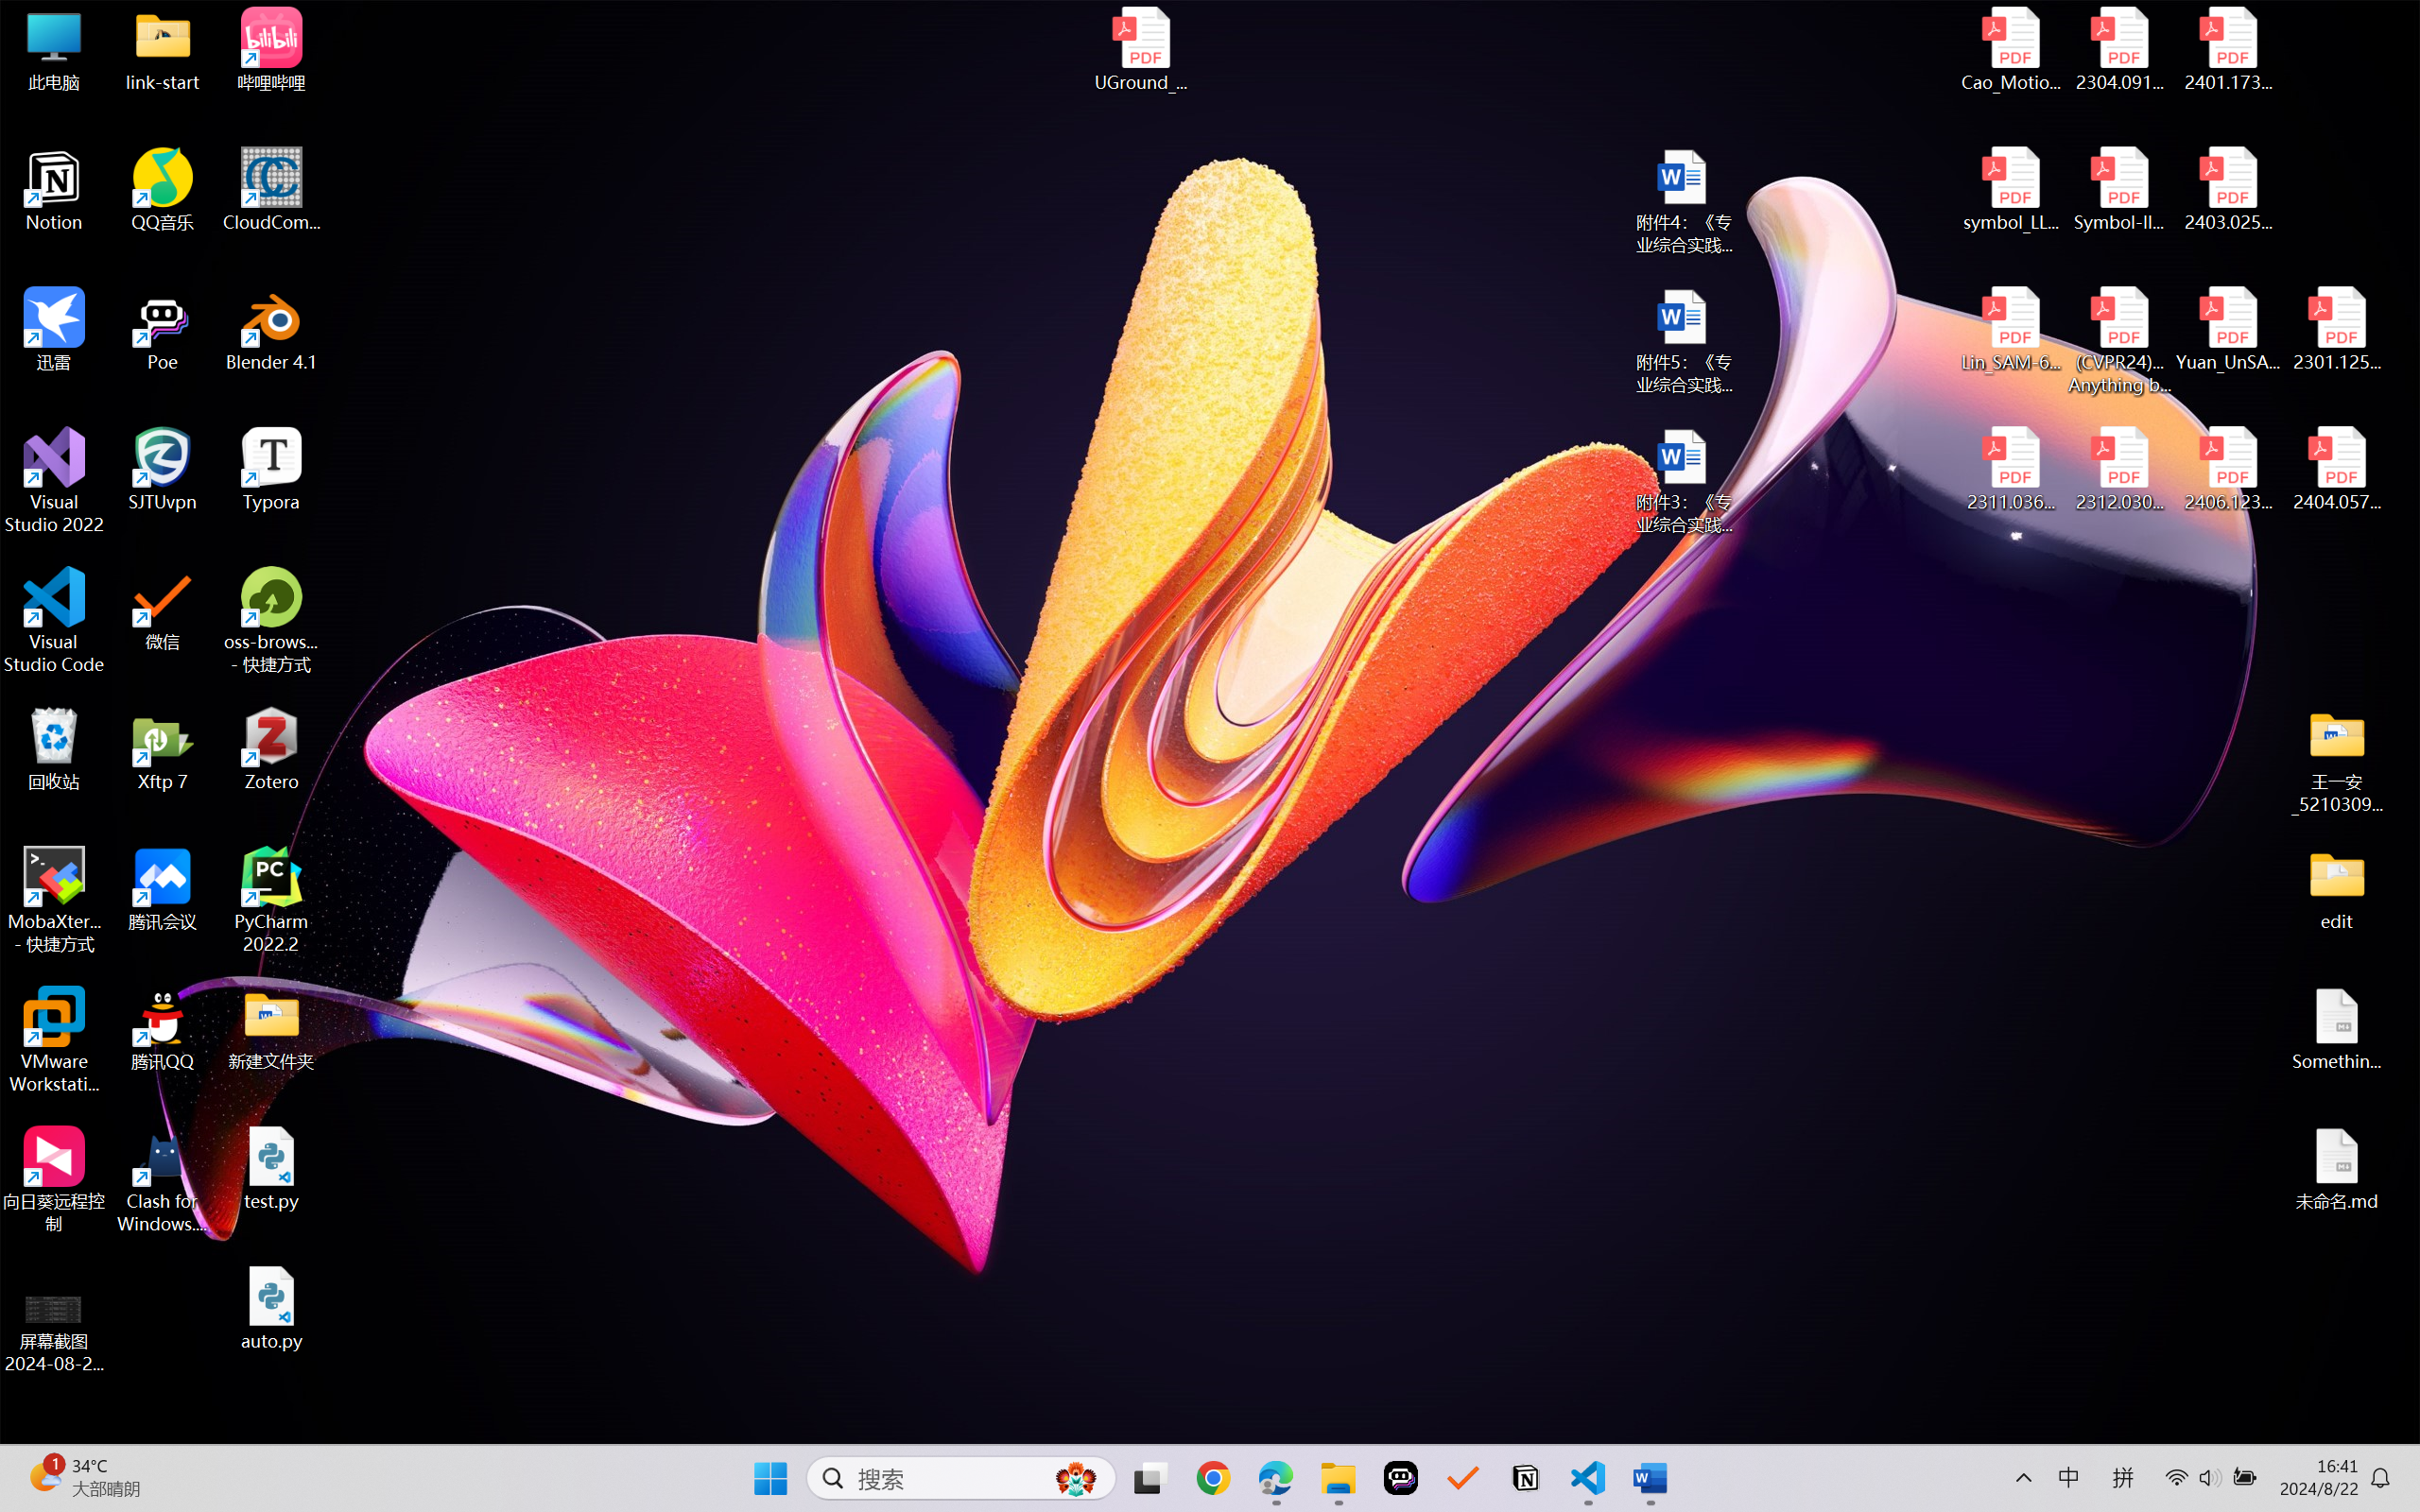  Describe the element at coordinates (163, 748) in the screenshot. I see `'Xftp 7'` at that location.